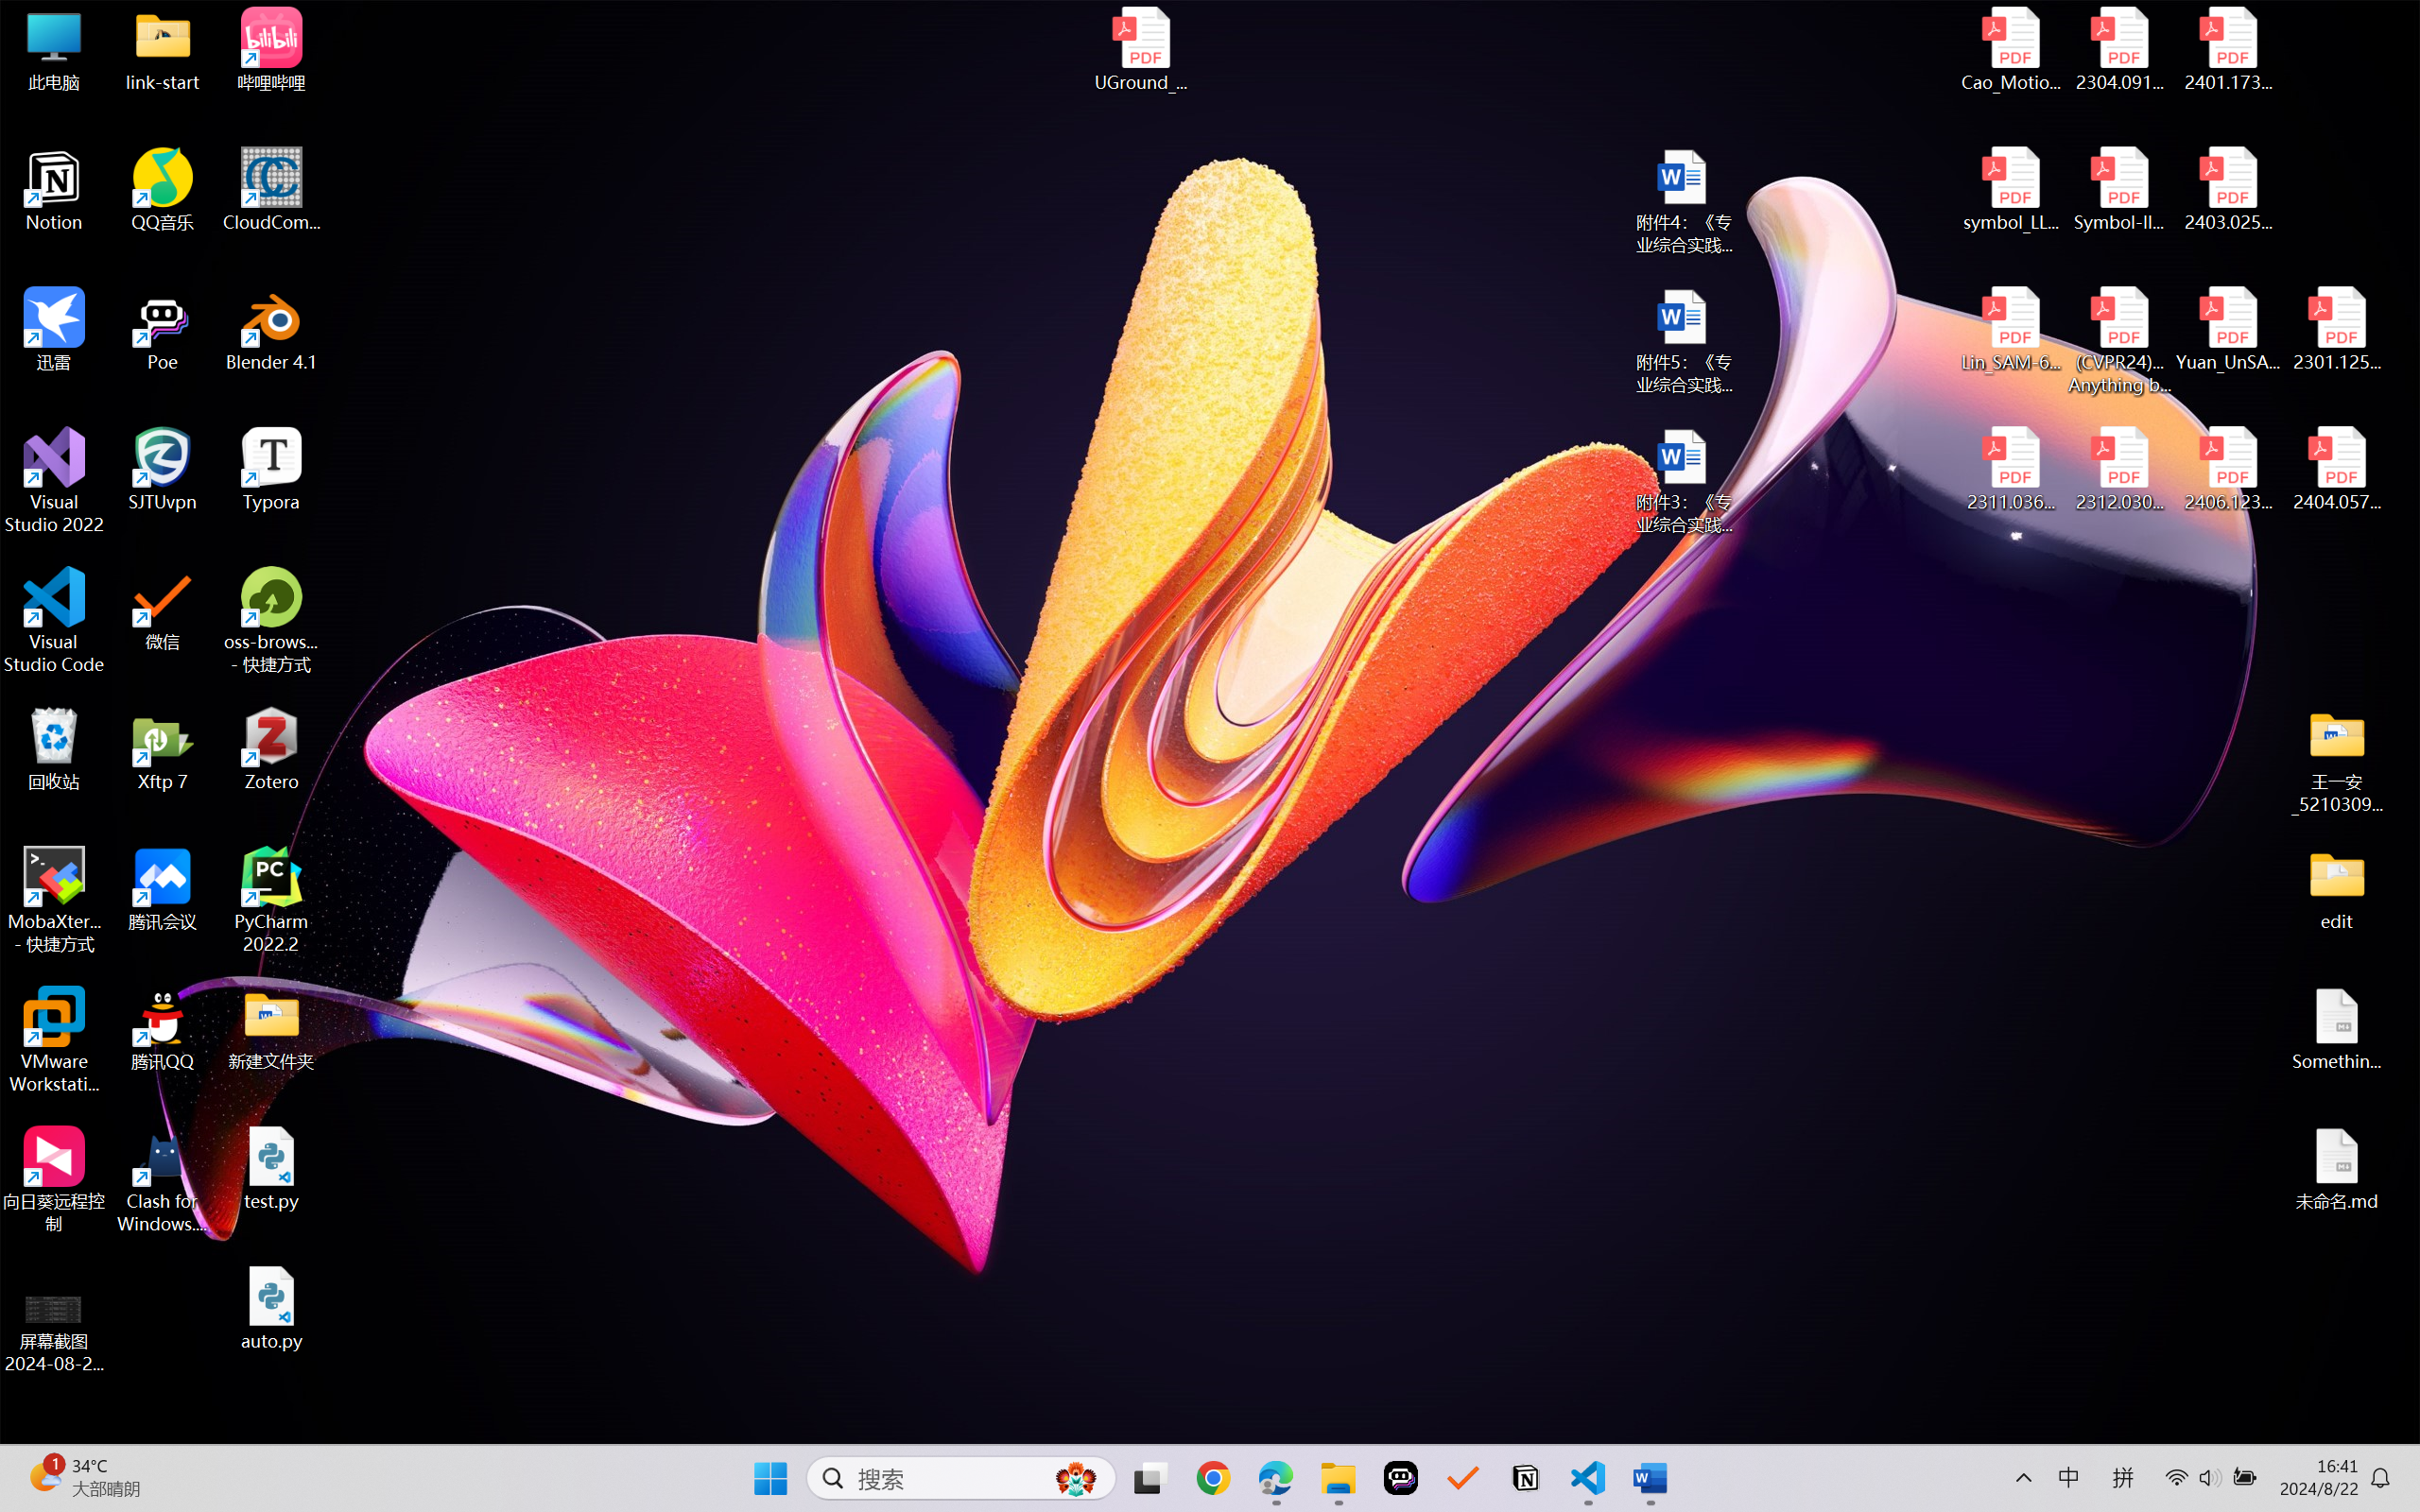  Describe the element at coordinates (163, 748) in the screenshot. I see `'Xftp 7'` at that location.